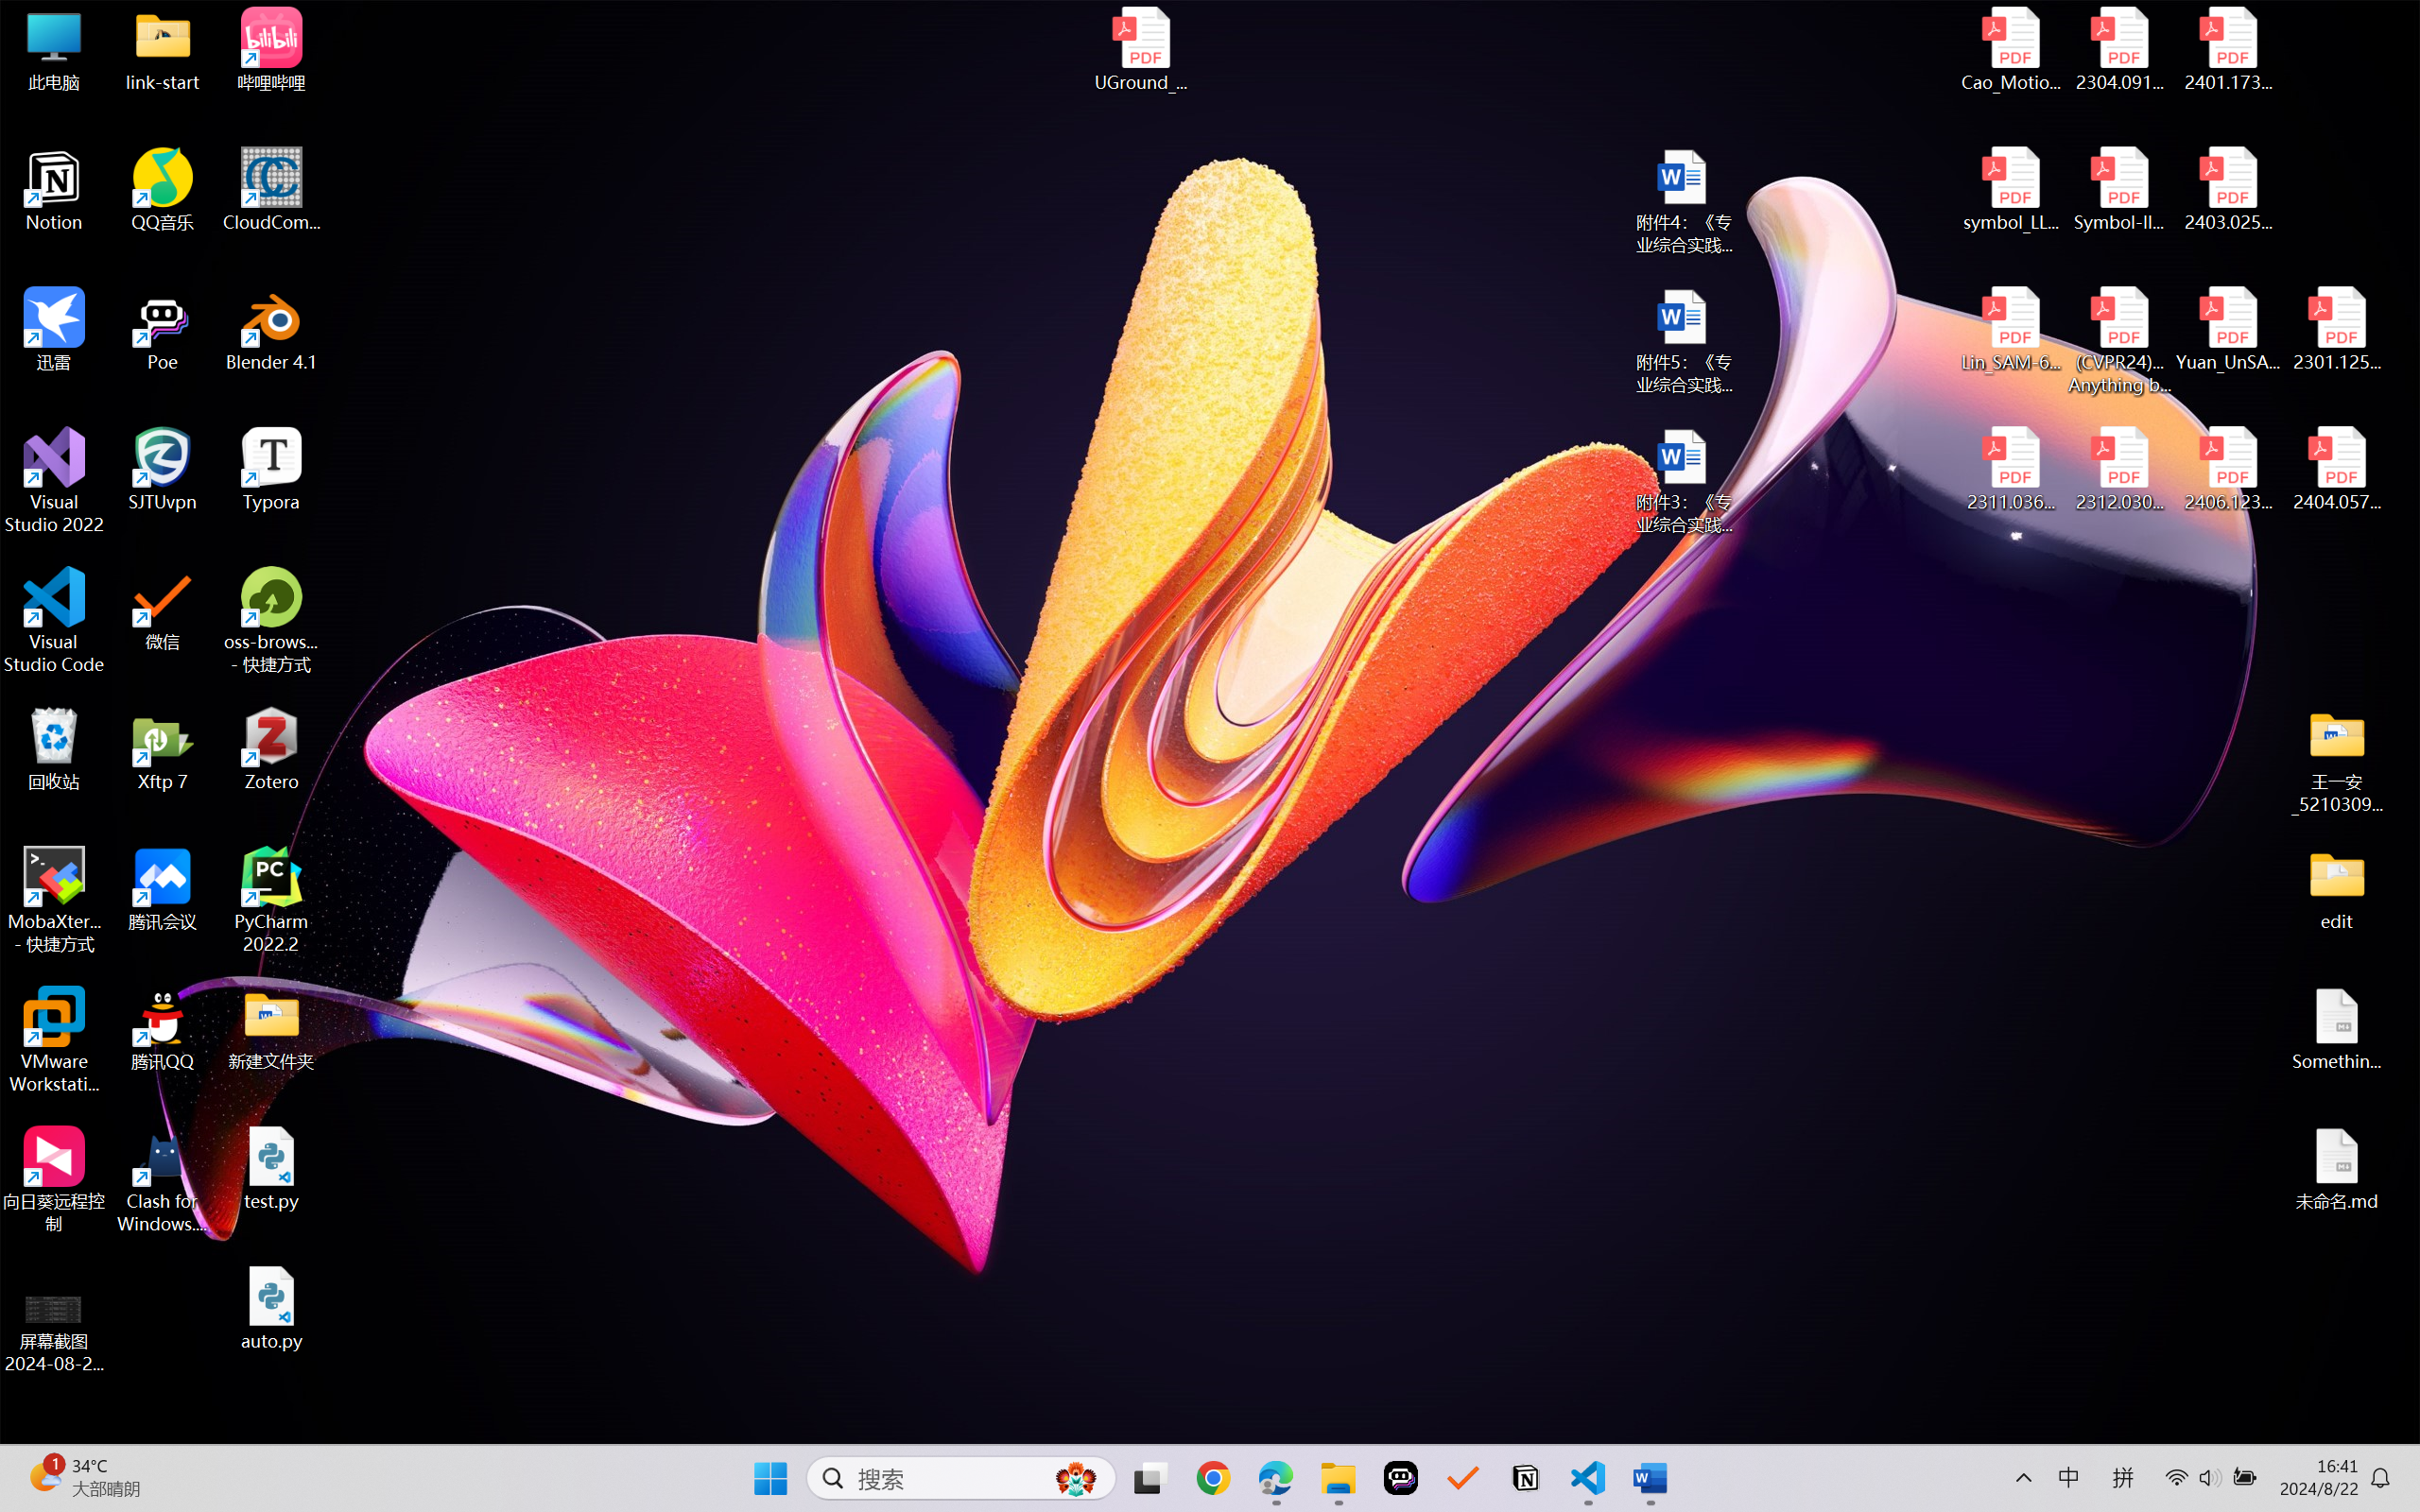  Describe the element at coordinates (163, 748) in the screenshot. I see `'Xftp 7'` at that location.